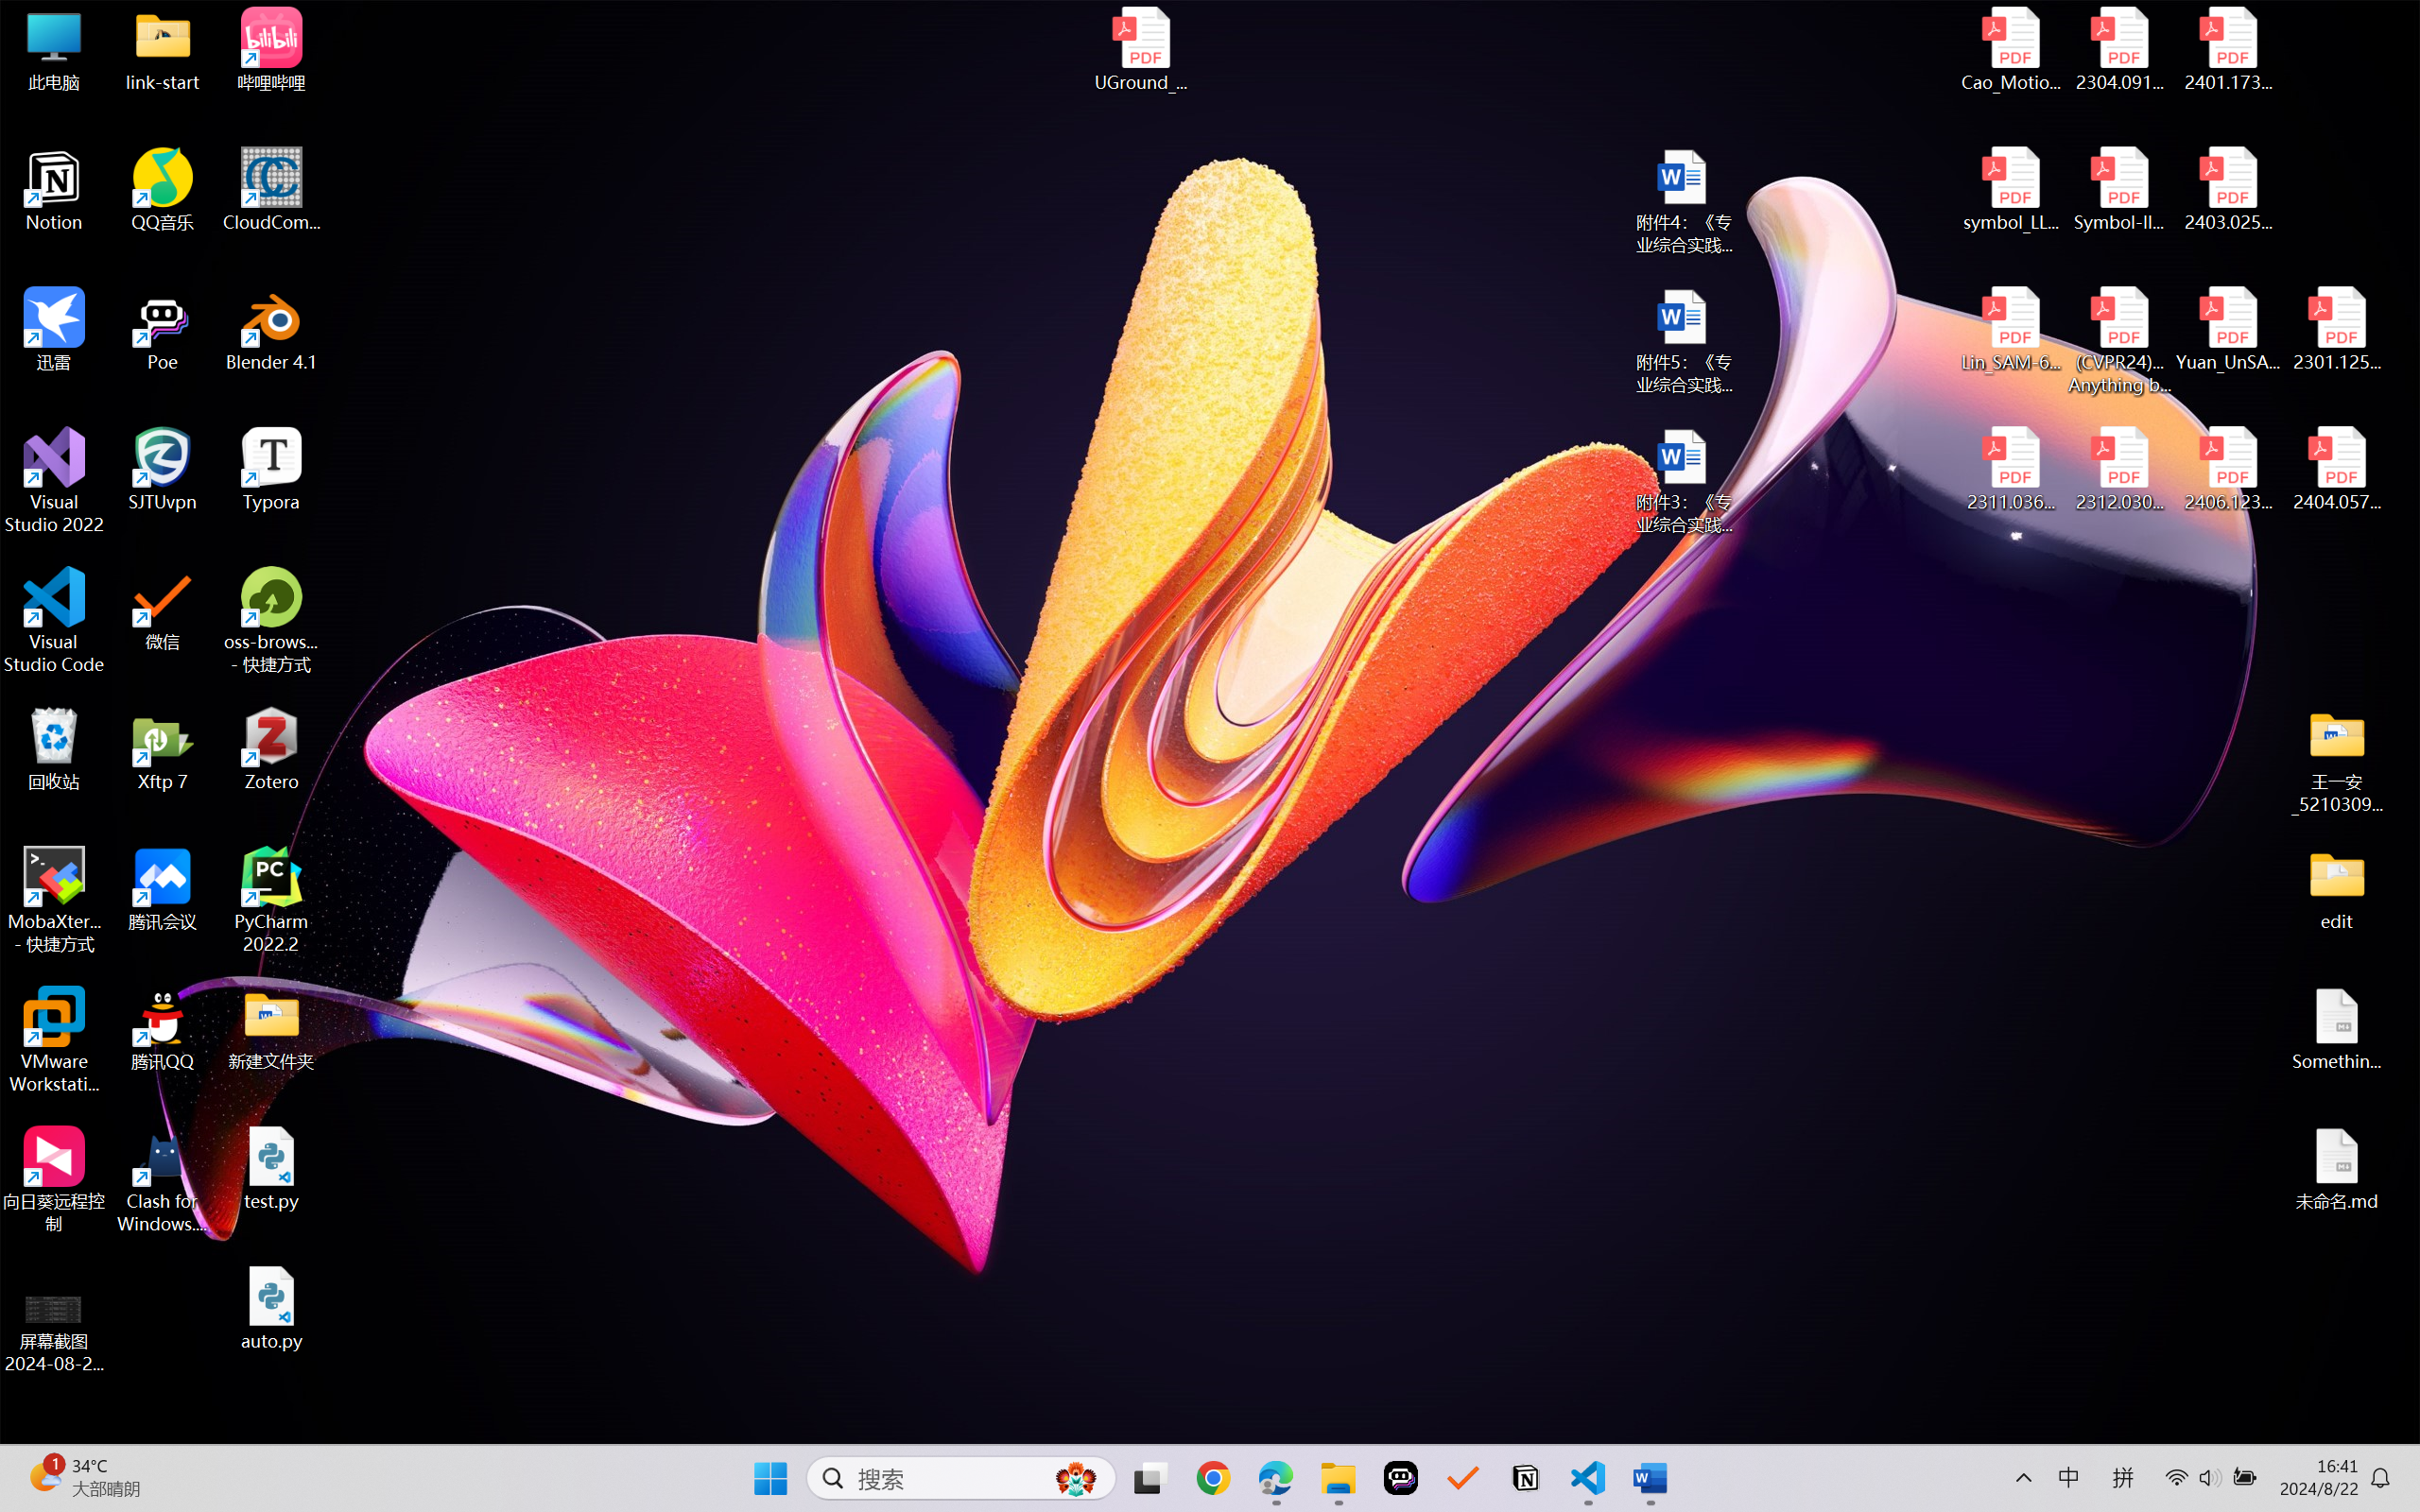  Describe the element at coordinates (163, 748) in the screenshot. I see `'Xftp 7'` at that location.